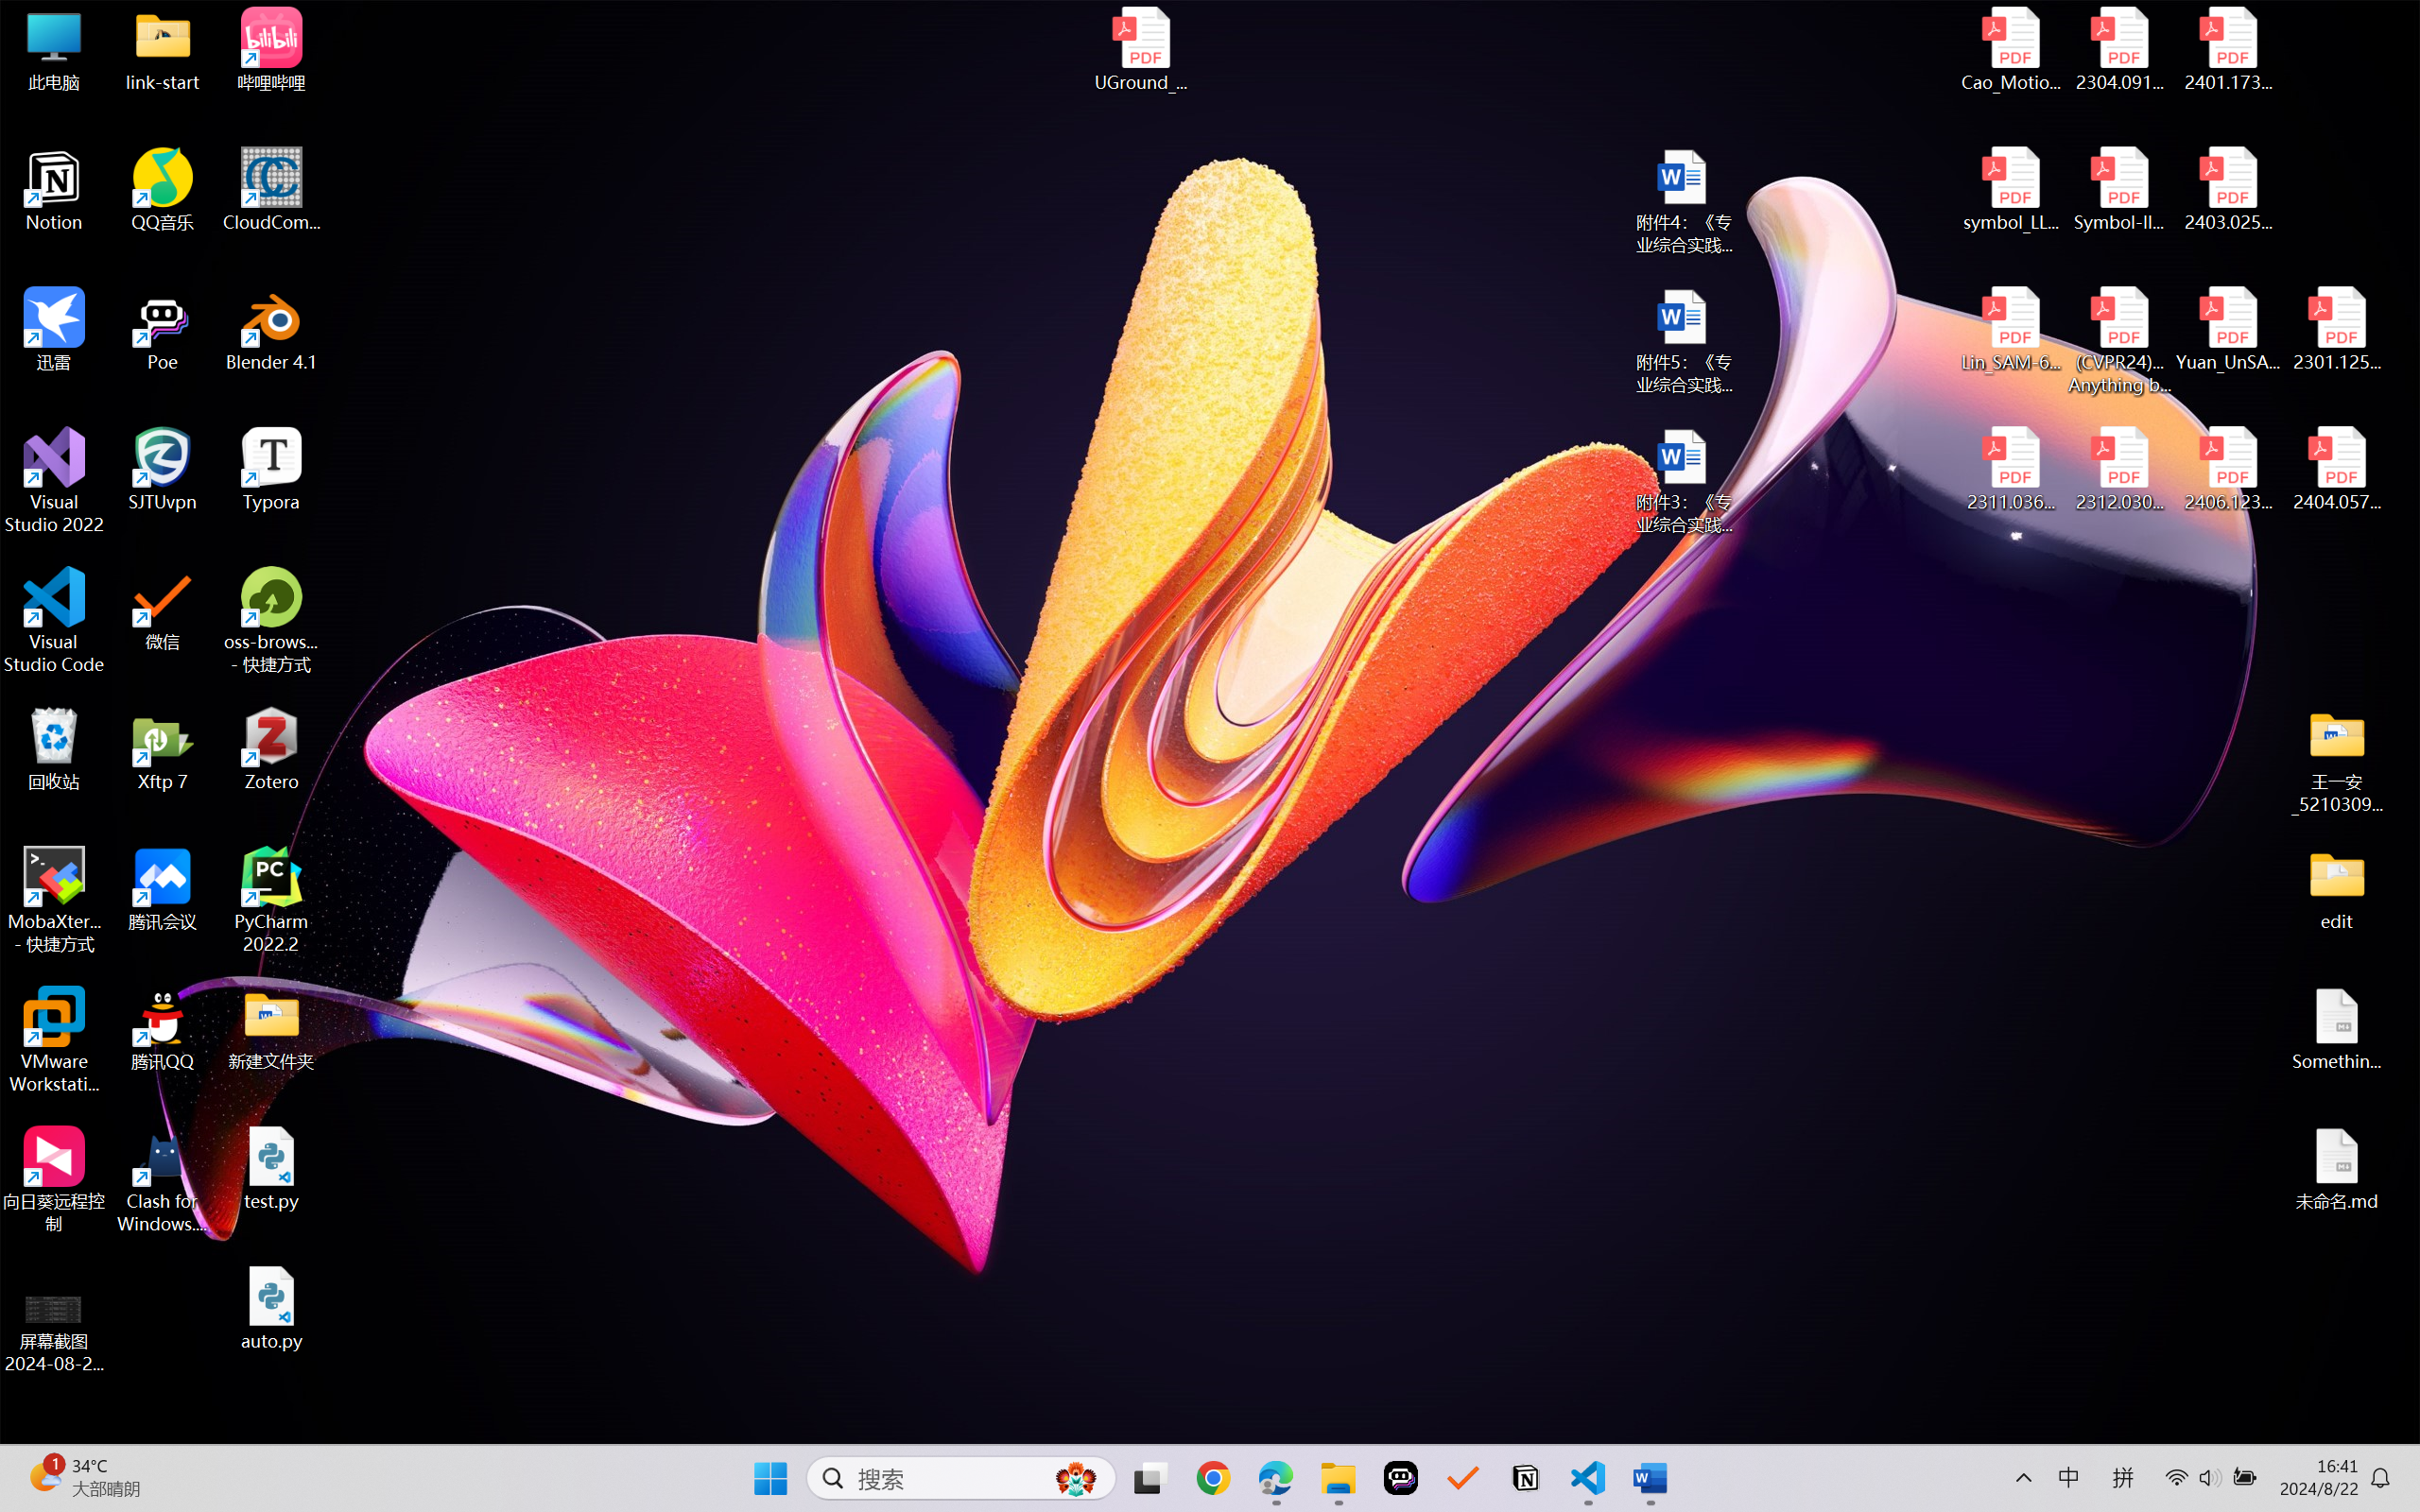  Describe the element at coordinates (163, 748) in the screenshot. I see `'Xftp 7'` at that location.